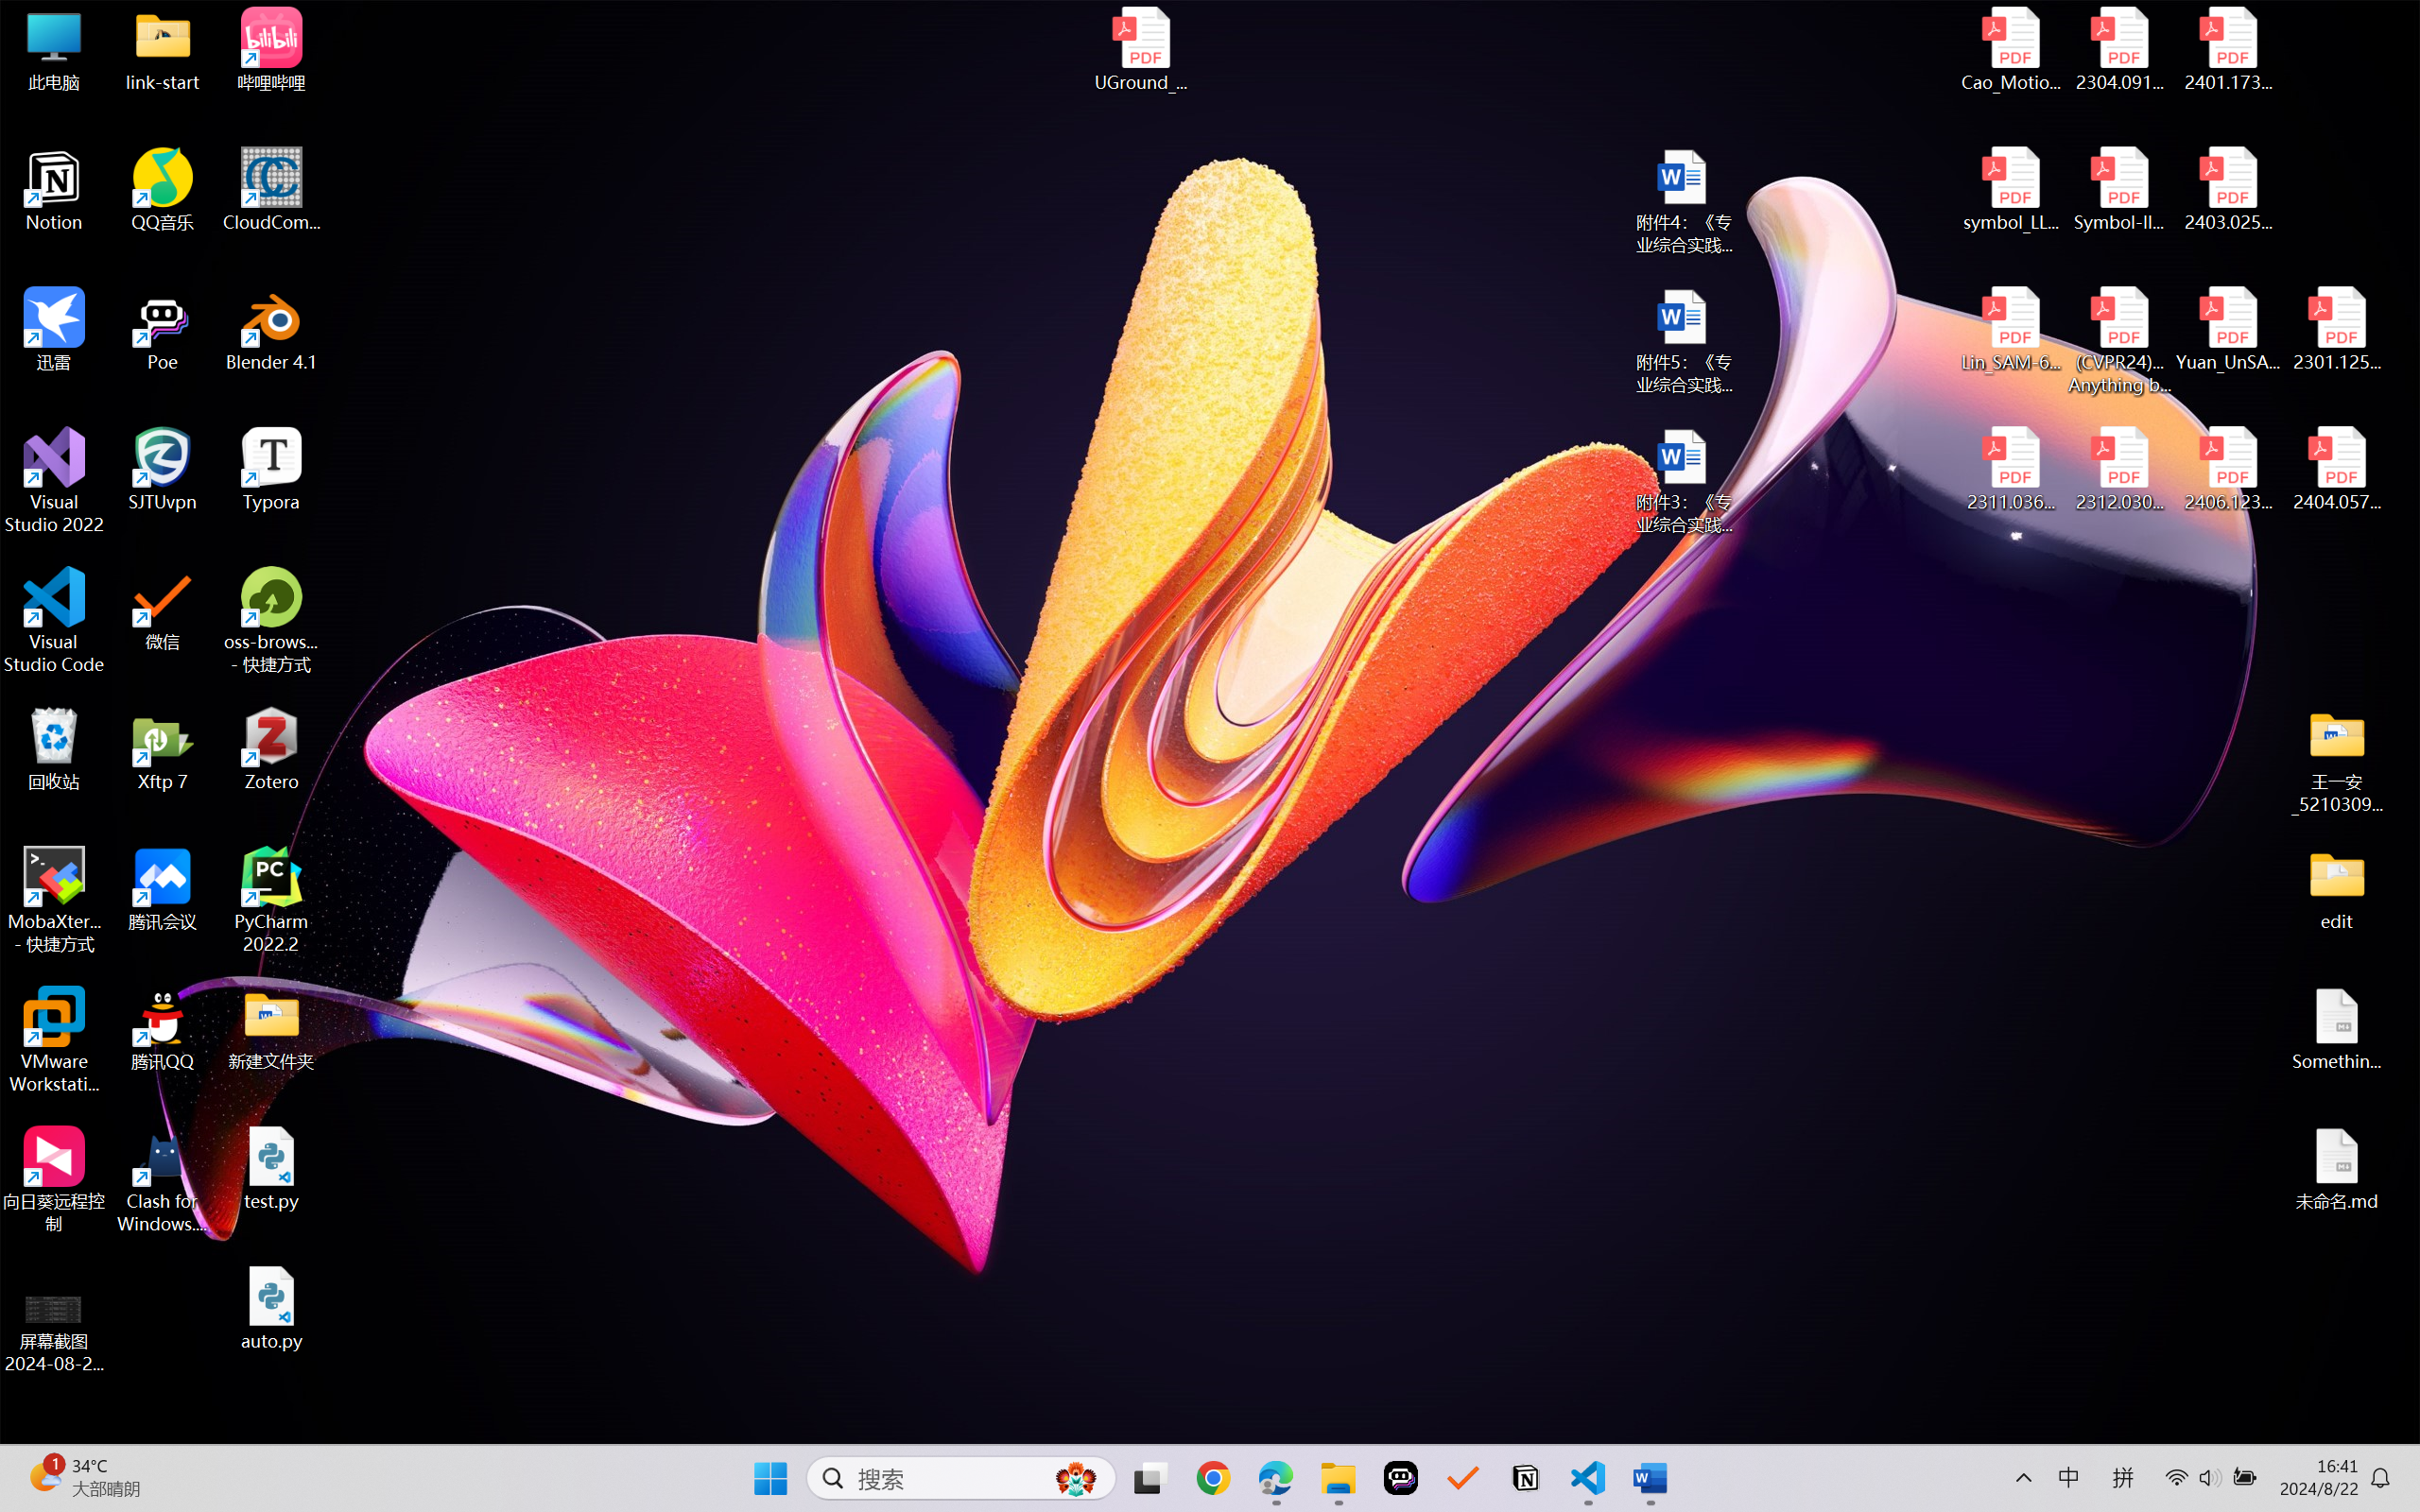  Describe the element at coordinates (163, 748) in the screenshot. I see `'Xftp 7'` at that location.